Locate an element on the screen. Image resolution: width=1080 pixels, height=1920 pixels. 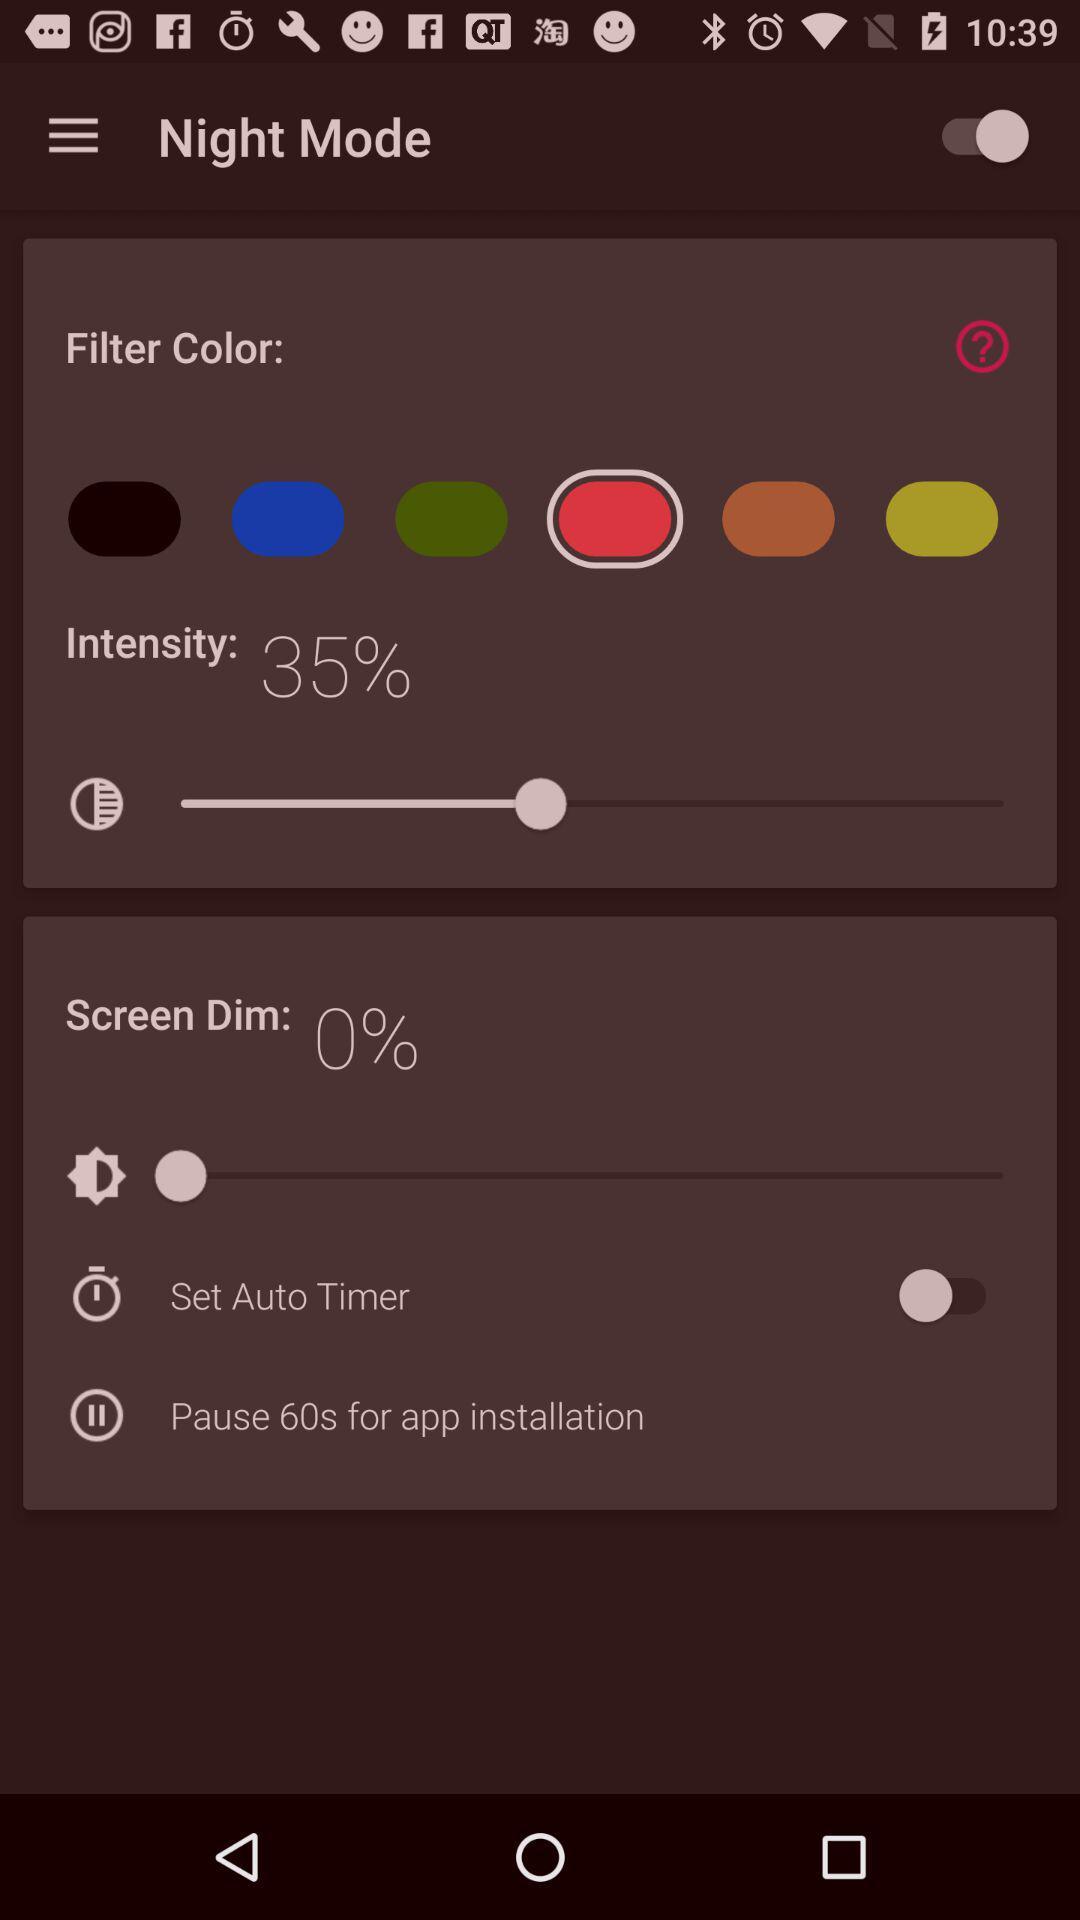
the item to the right of filter color: item is located at coordinates (981, 346).